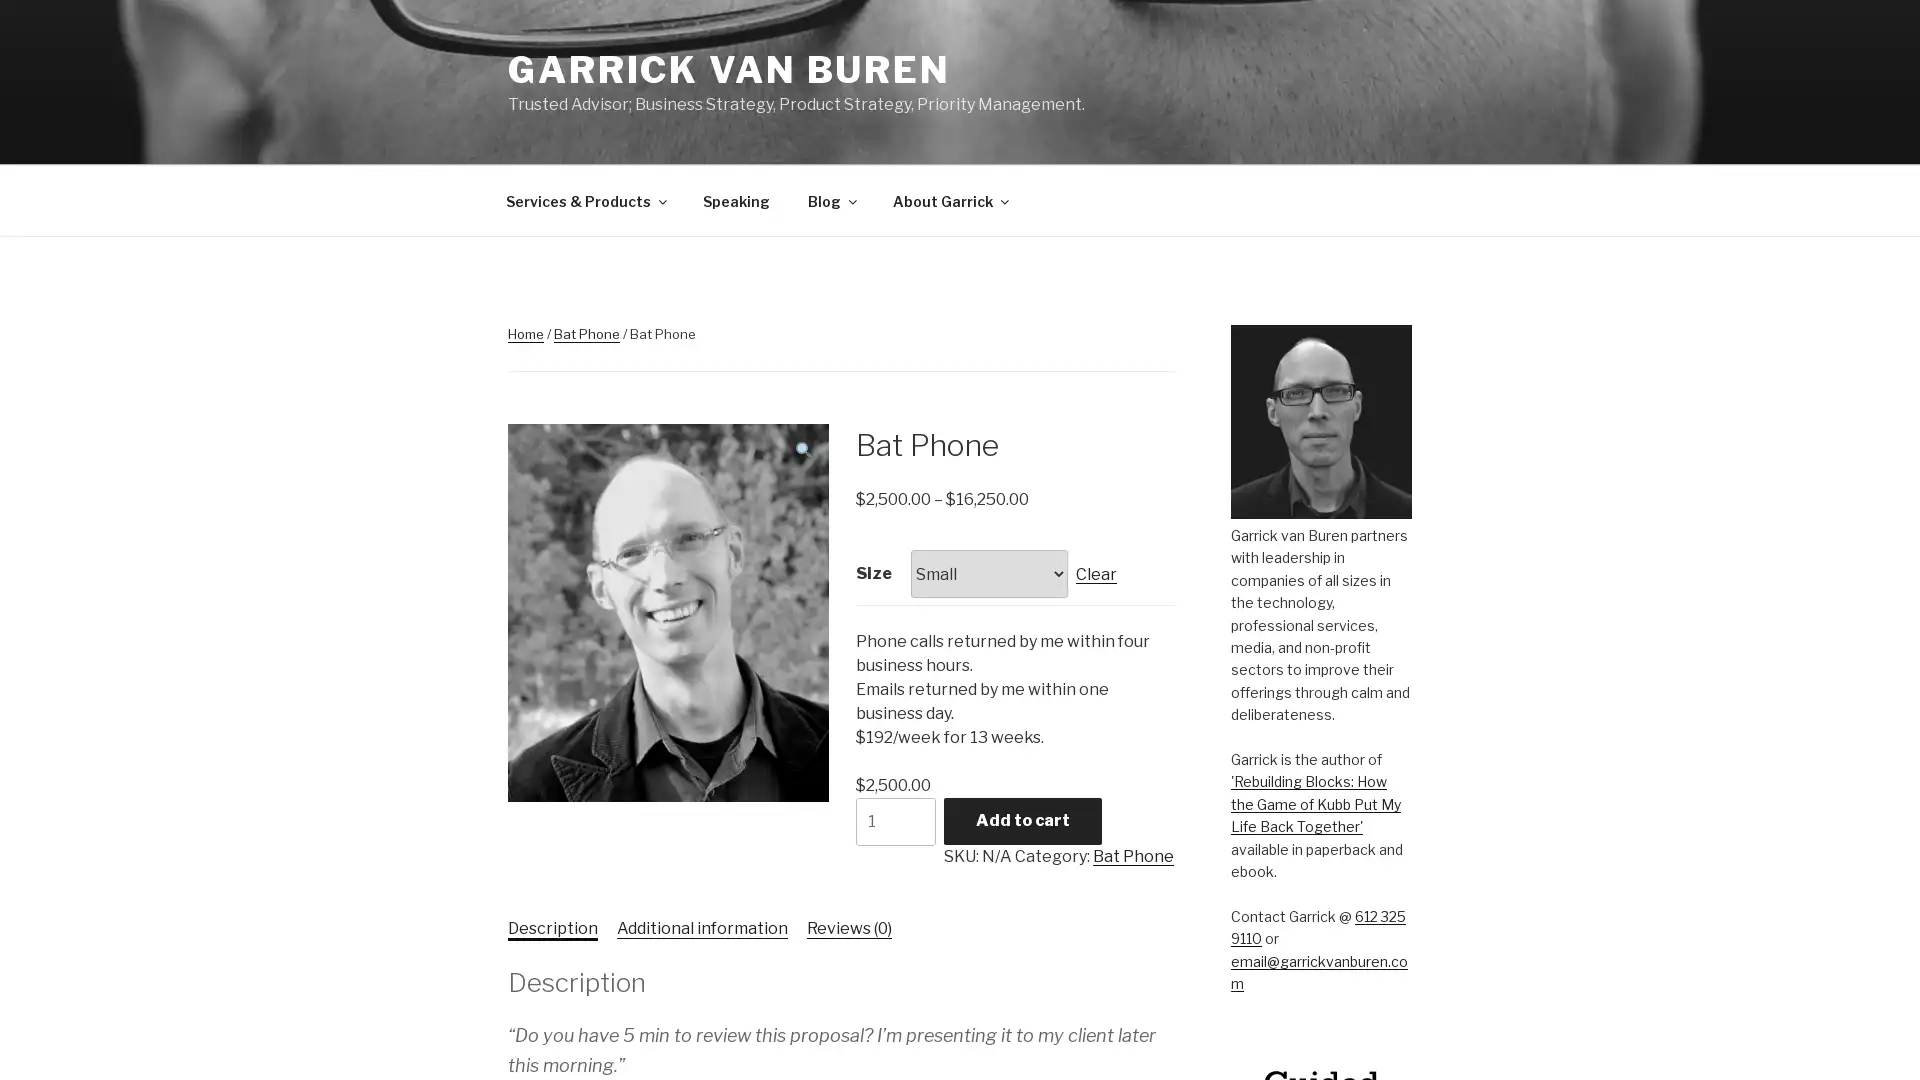  What do you see at coordinates (1022, 820) in the screenshot?
I see `Add to cart` at bounding box center [1022, 820].